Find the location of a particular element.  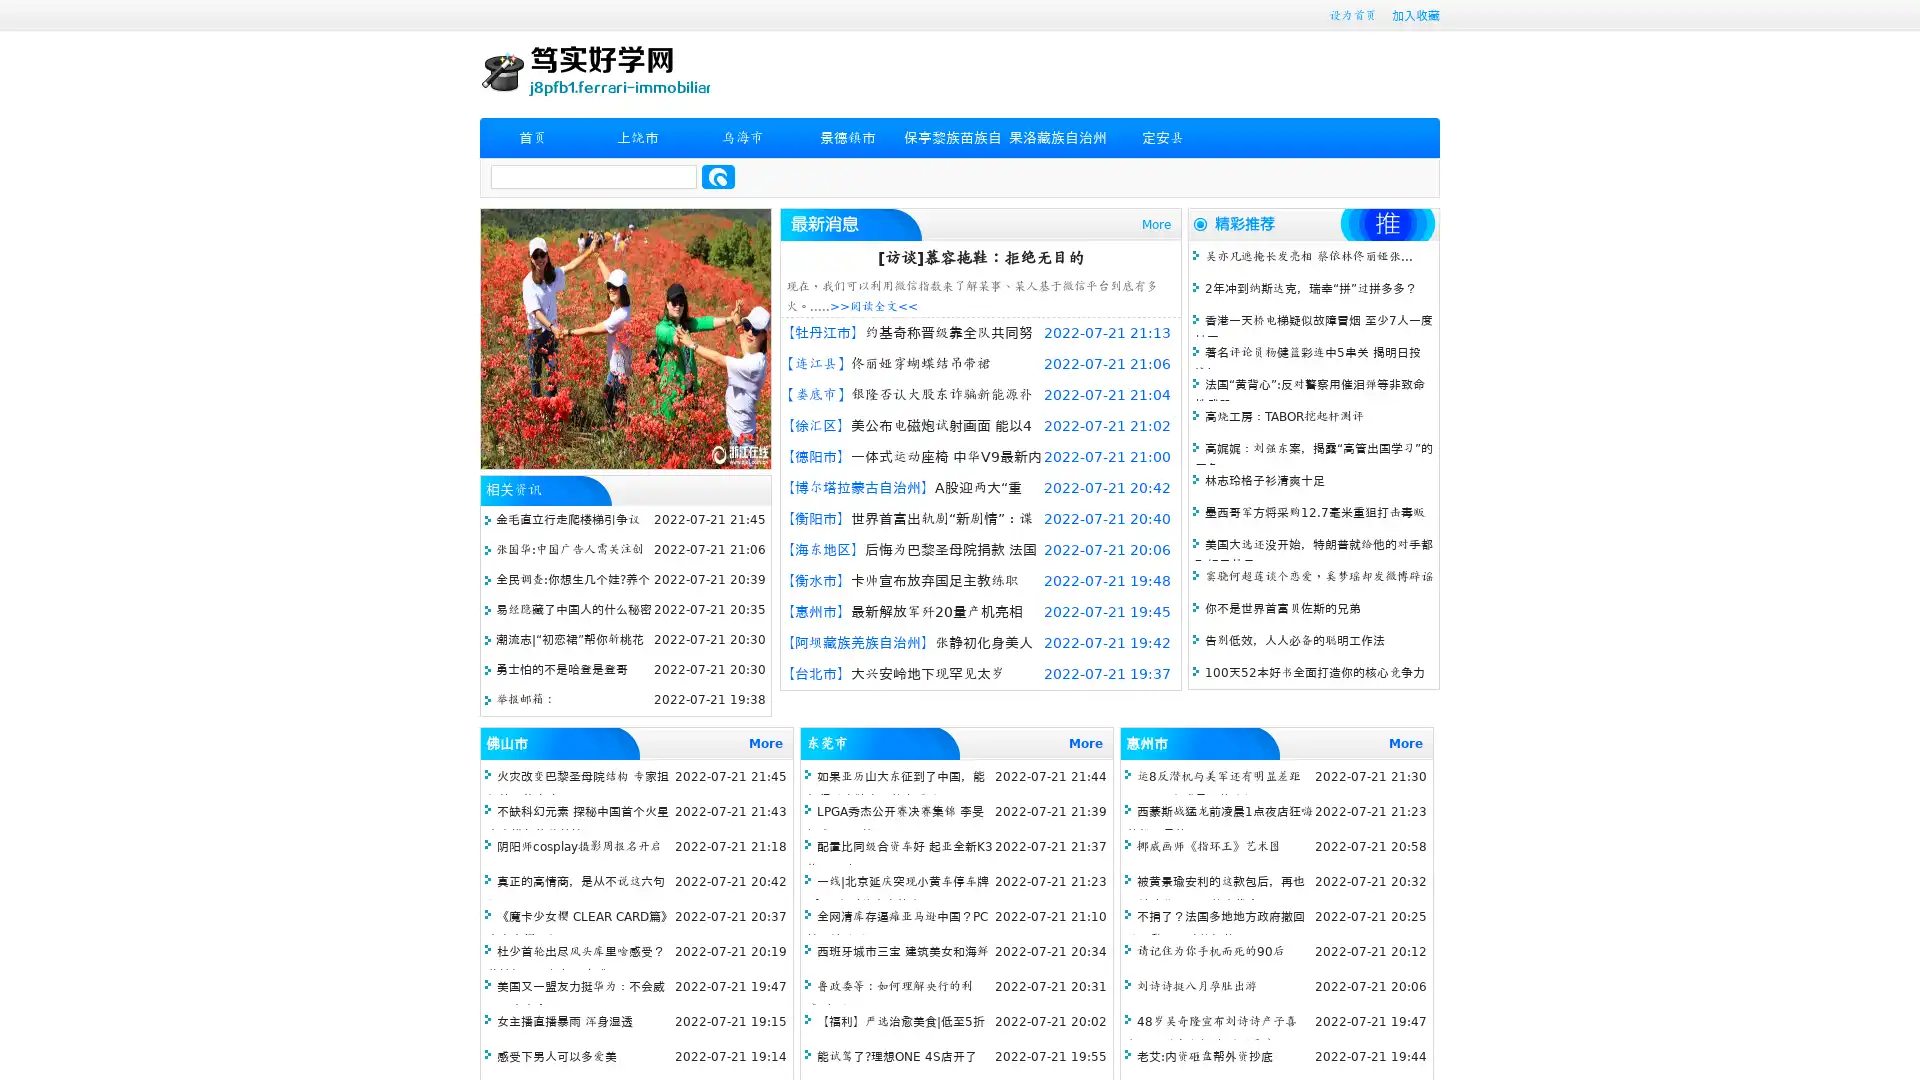

Search is located at coordinates (718, 176).